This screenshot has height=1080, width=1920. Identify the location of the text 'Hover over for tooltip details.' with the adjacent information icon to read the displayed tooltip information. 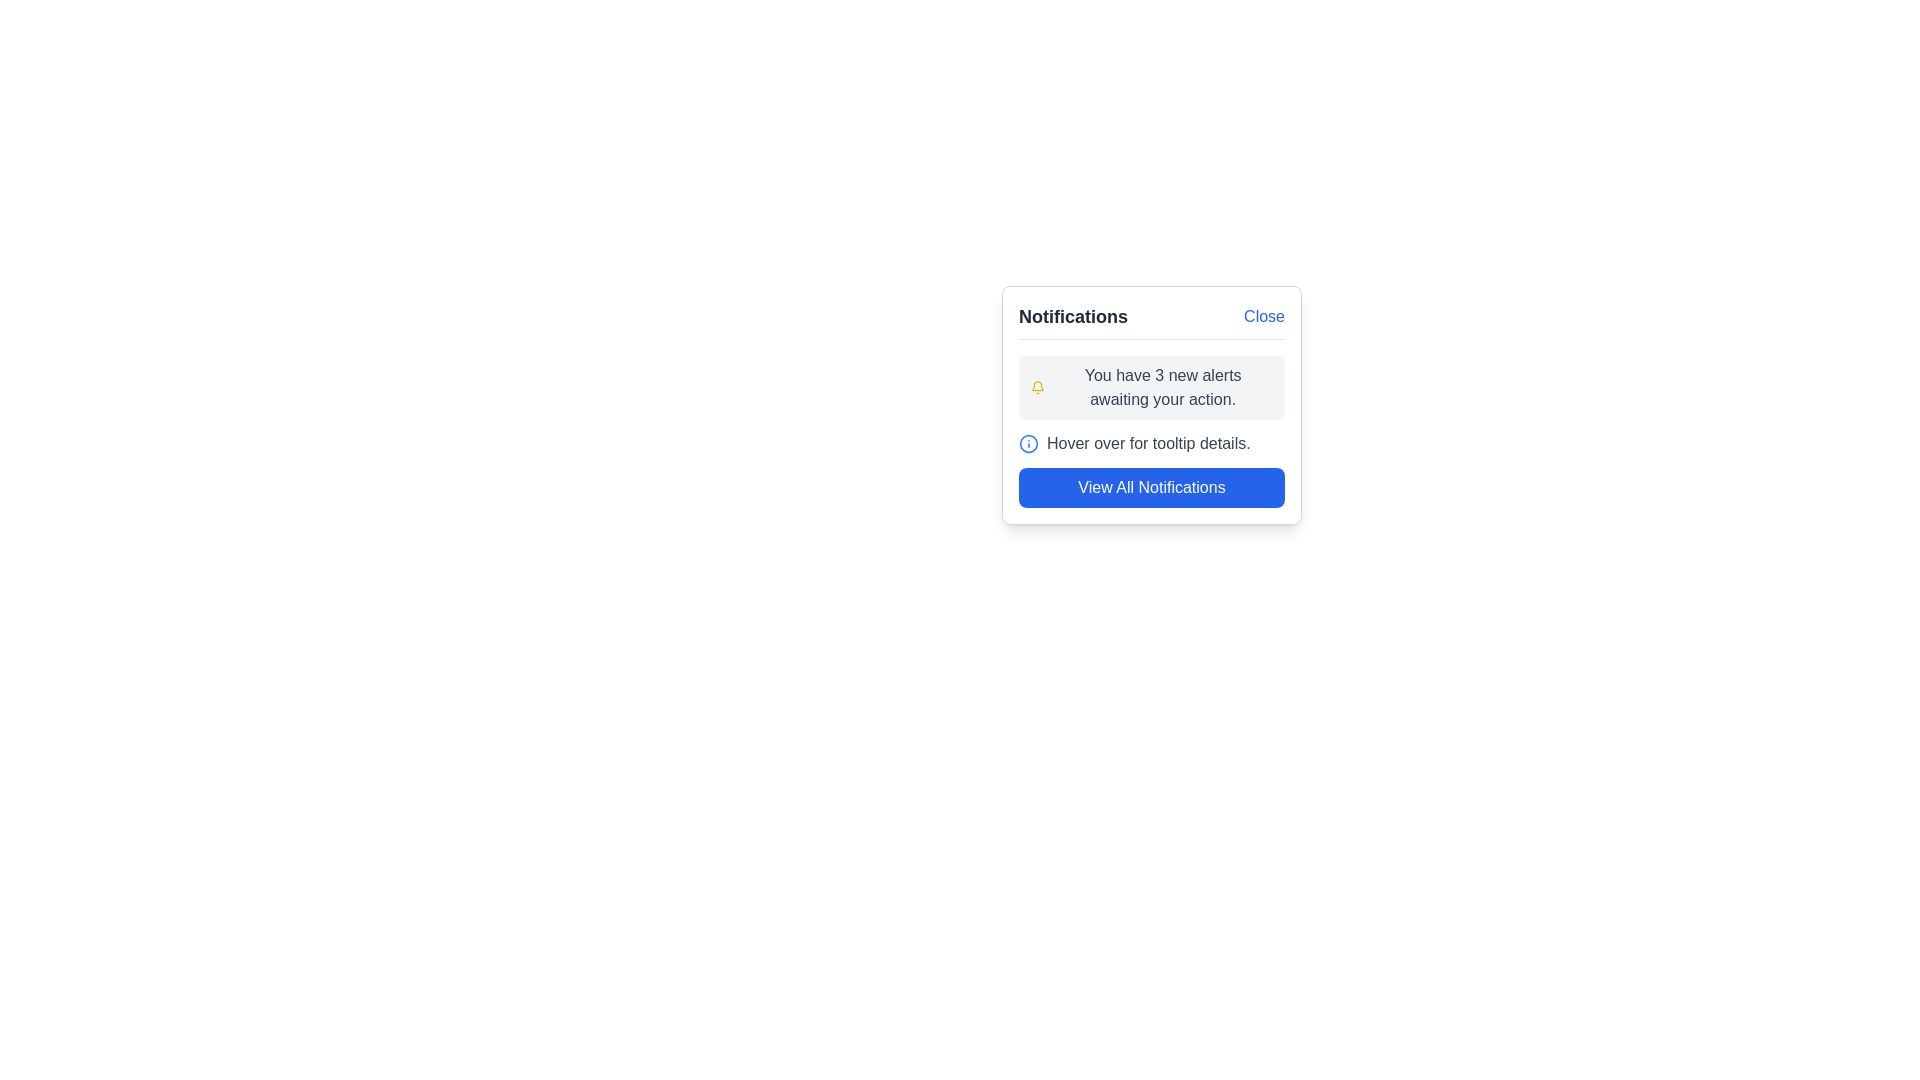
(1152, 442).